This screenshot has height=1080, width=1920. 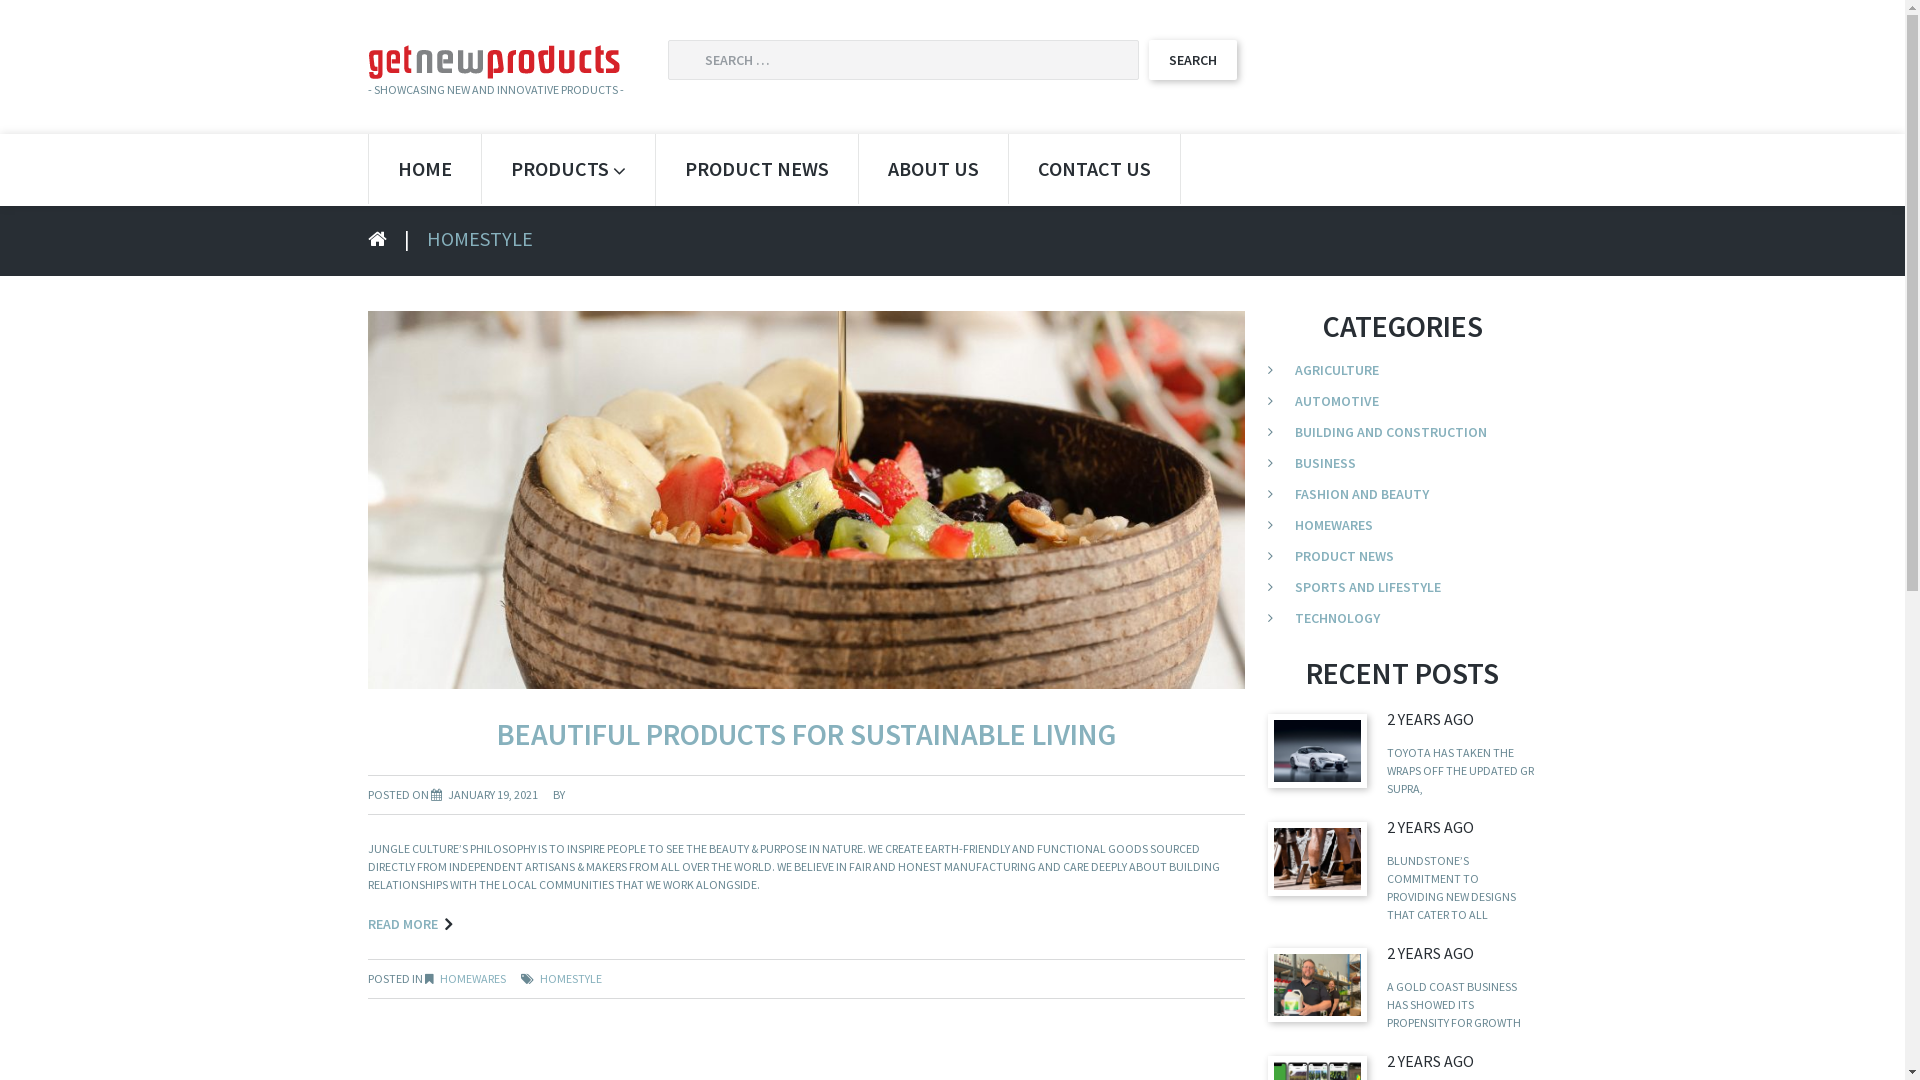 I want to click on 'FASHION AND BEAUTY', so click(x=1361, y=493).